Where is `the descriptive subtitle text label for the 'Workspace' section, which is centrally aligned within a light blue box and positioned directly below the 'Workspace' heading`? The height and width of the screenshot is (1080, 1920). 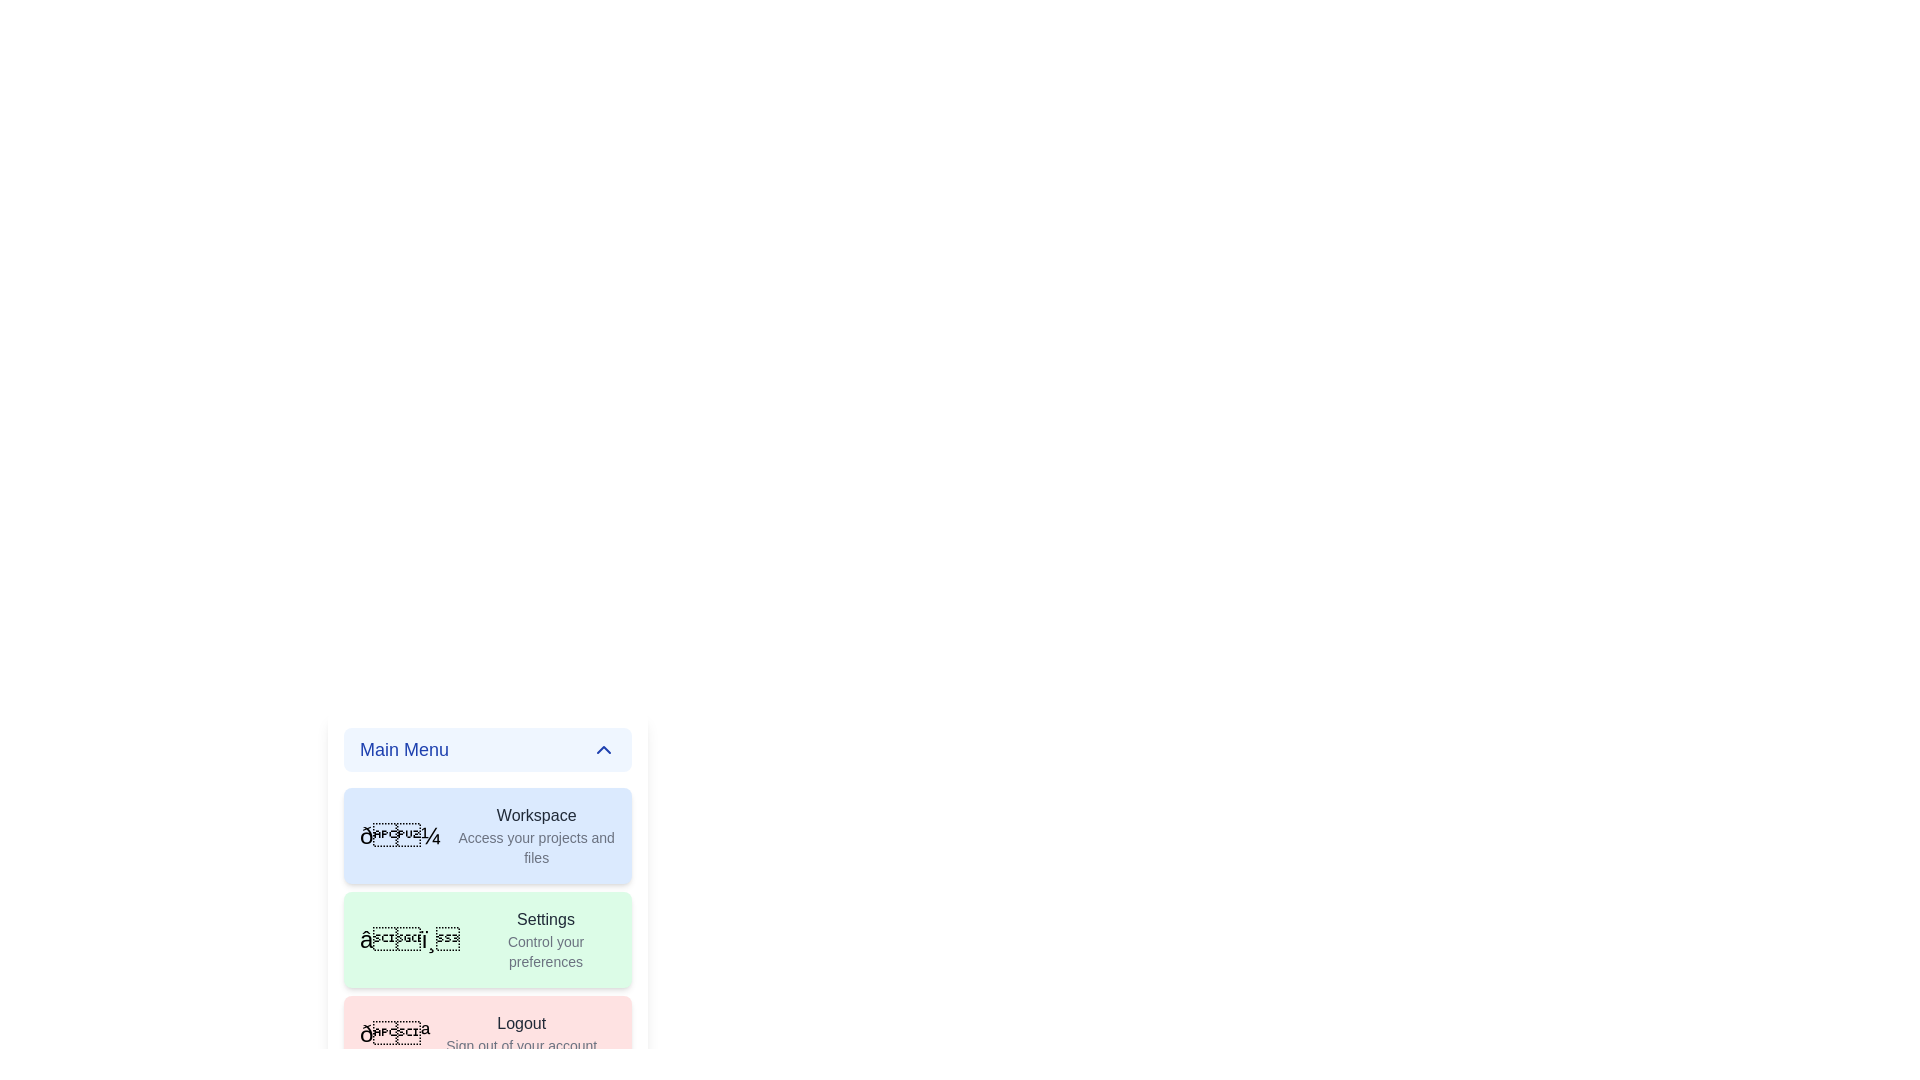 the descriptive subtitle text label for the 'Workspace' section, which is centrally aligned within a light blue box and positioned directly below the 'Workspace' heading is located at coordinates (536, 848).